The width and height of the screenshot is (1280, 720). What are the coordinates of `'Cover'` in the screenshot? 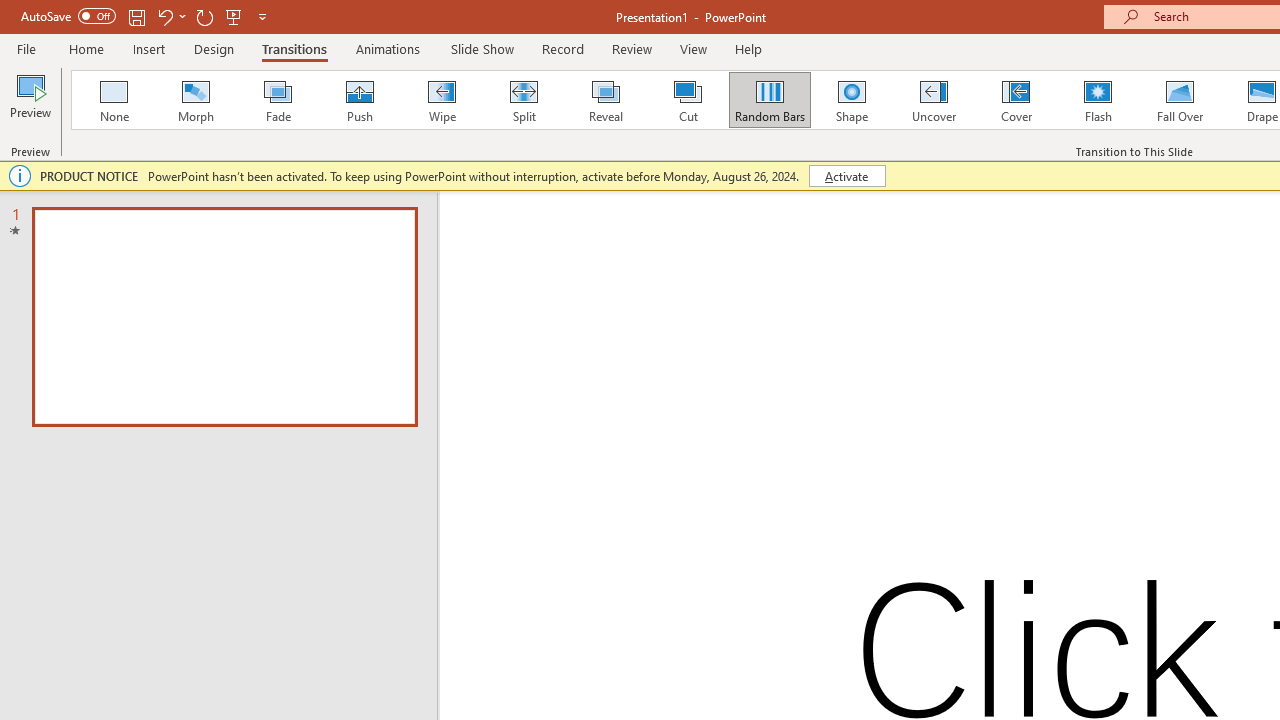 It's located at (1016, 100).